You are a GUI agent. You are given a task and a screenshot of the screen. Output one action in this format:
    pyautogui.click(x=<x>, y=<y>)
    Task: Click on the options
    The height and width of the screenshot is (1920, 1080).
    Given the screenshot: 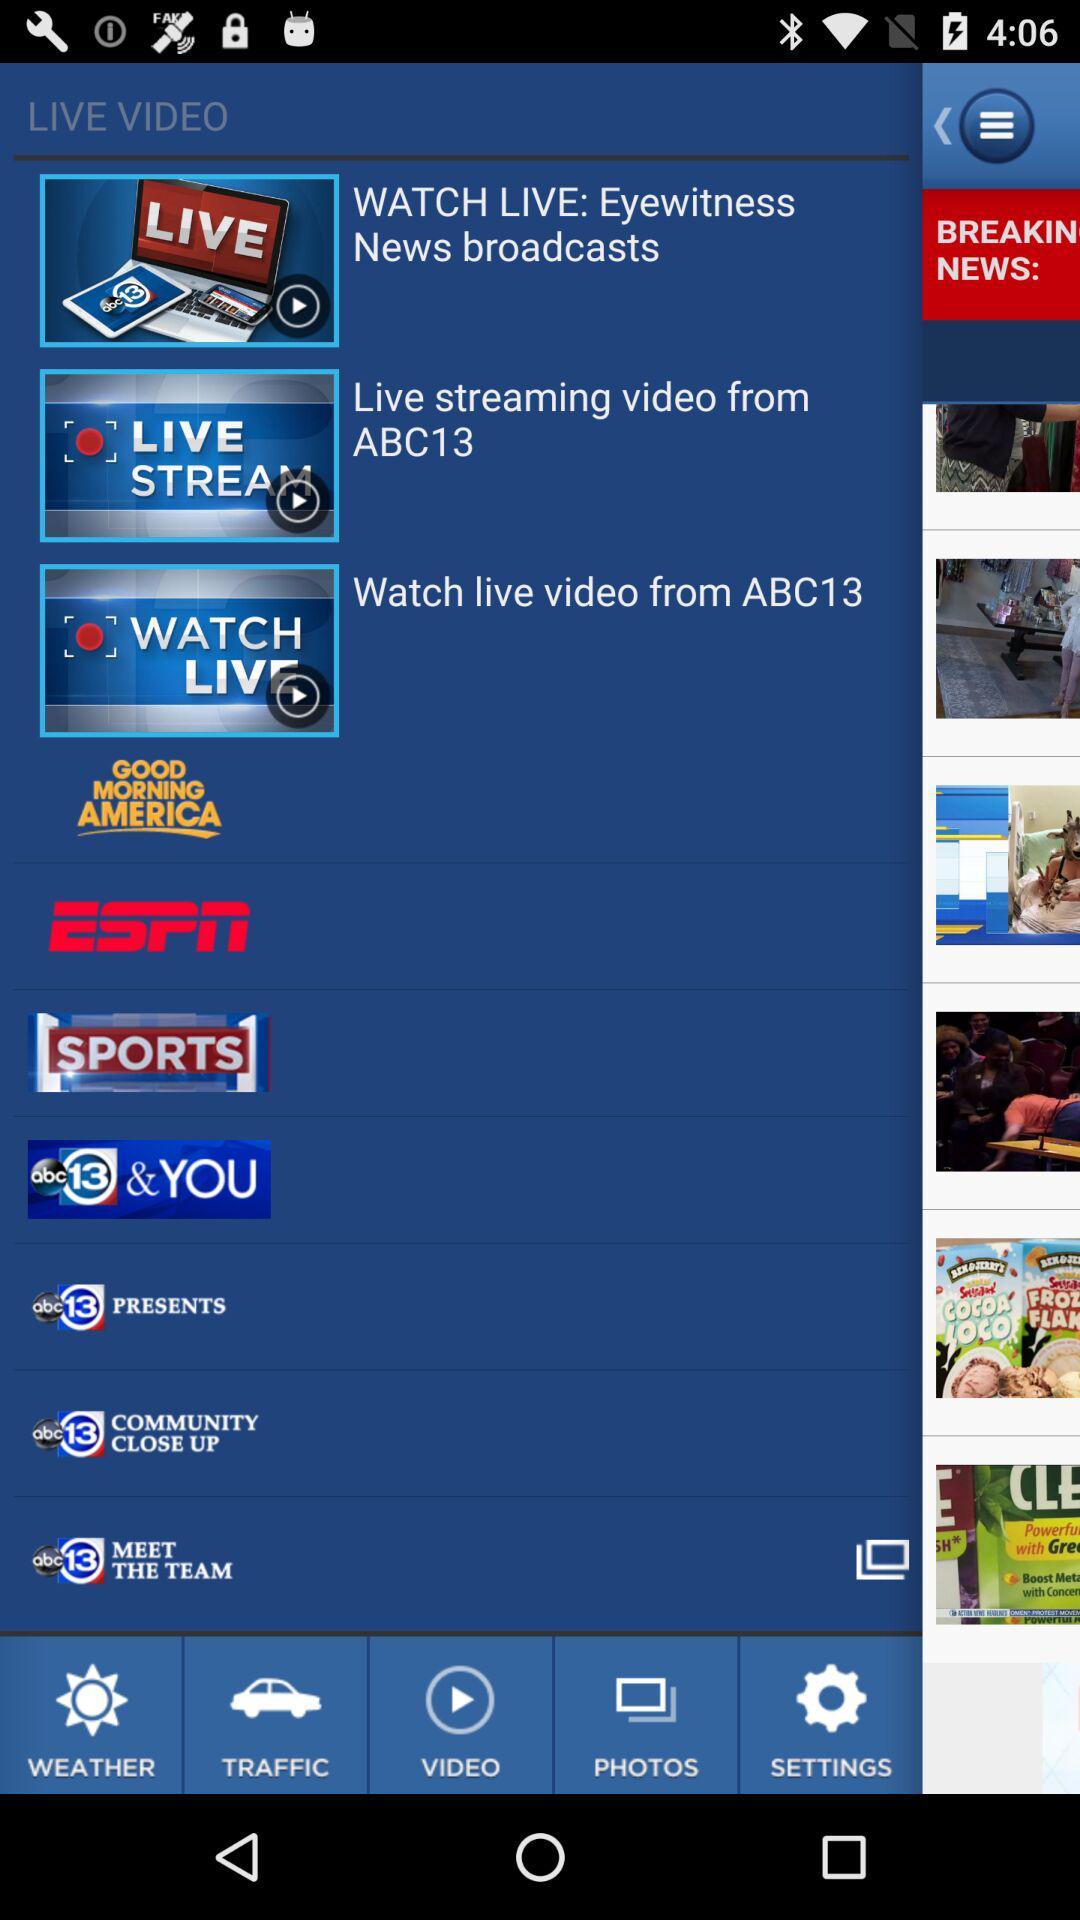 What is the action you would take?
    pyautogui.click(x=831, y=1714)
    